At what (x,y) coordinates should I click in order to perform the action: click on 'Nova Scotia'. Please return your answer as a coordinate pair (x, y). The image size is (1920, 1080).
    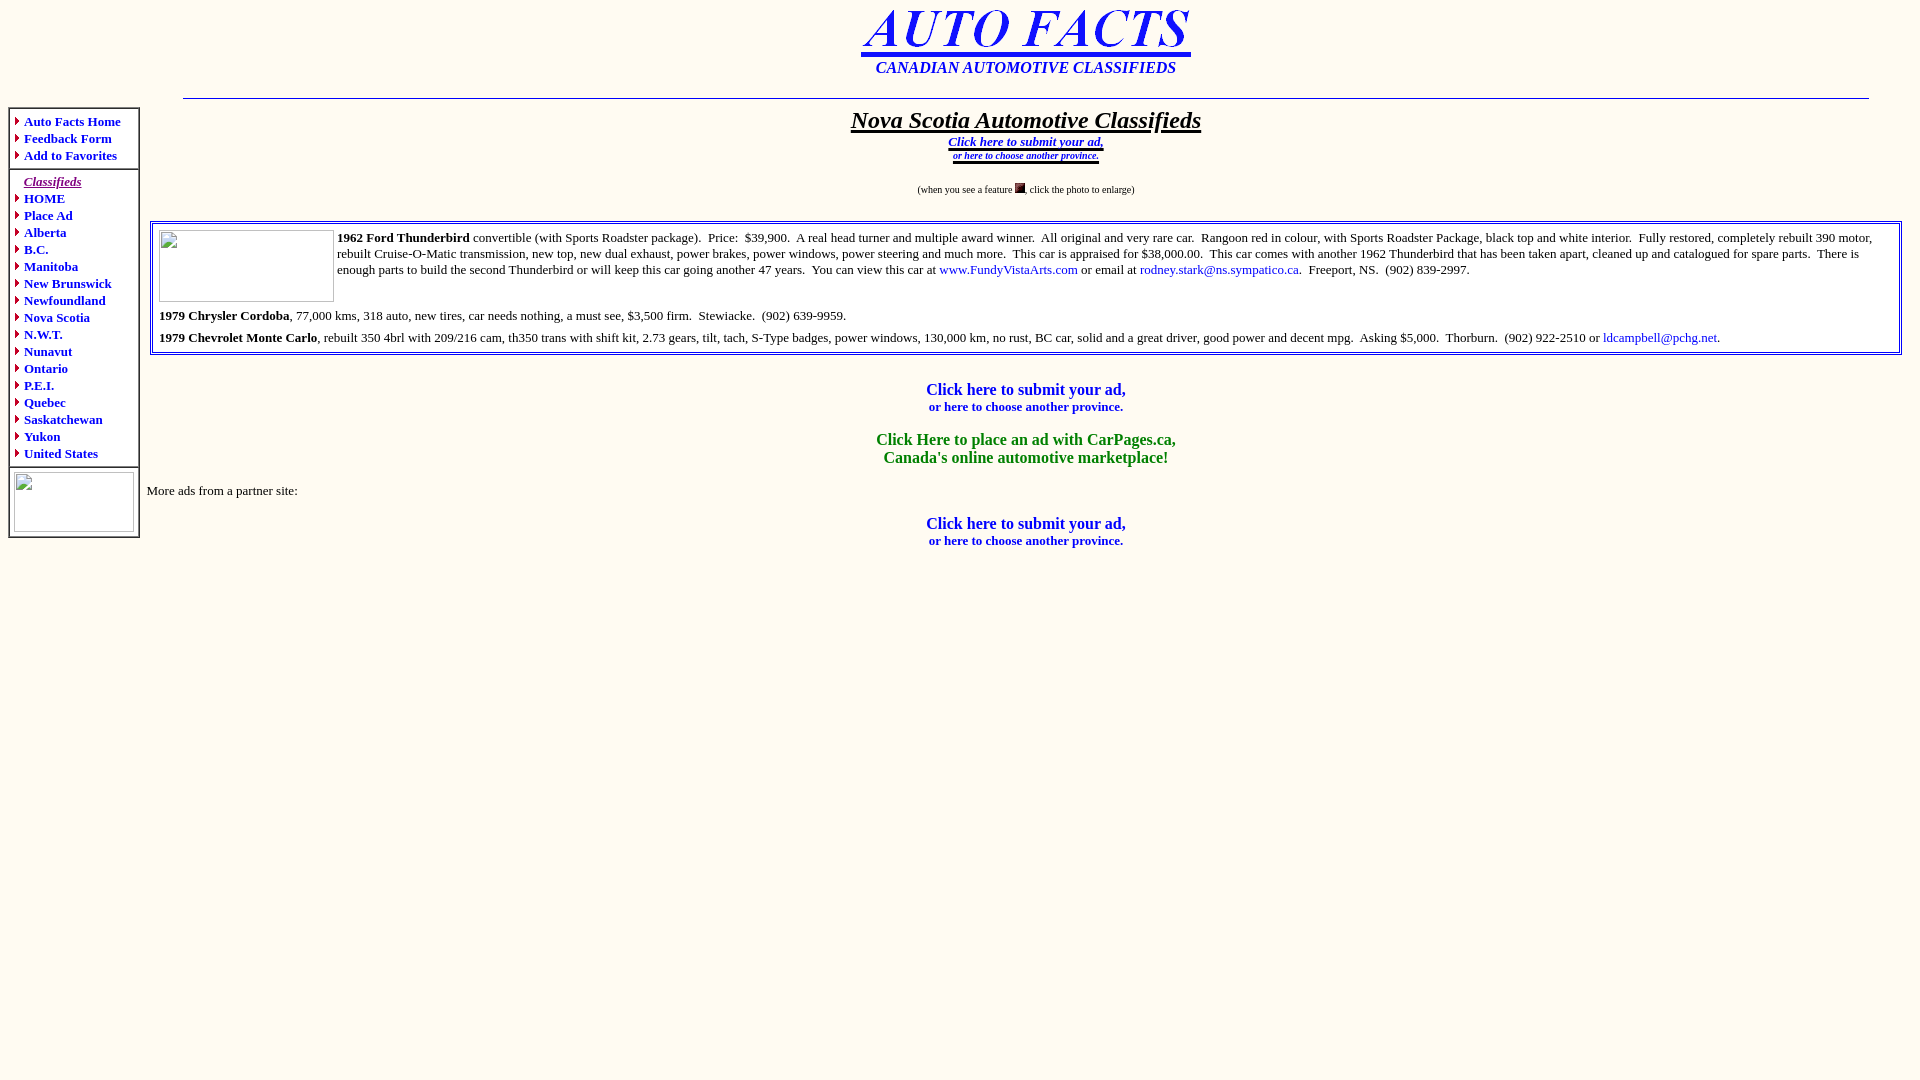
    Looking at the image, I should click on (52, 316).